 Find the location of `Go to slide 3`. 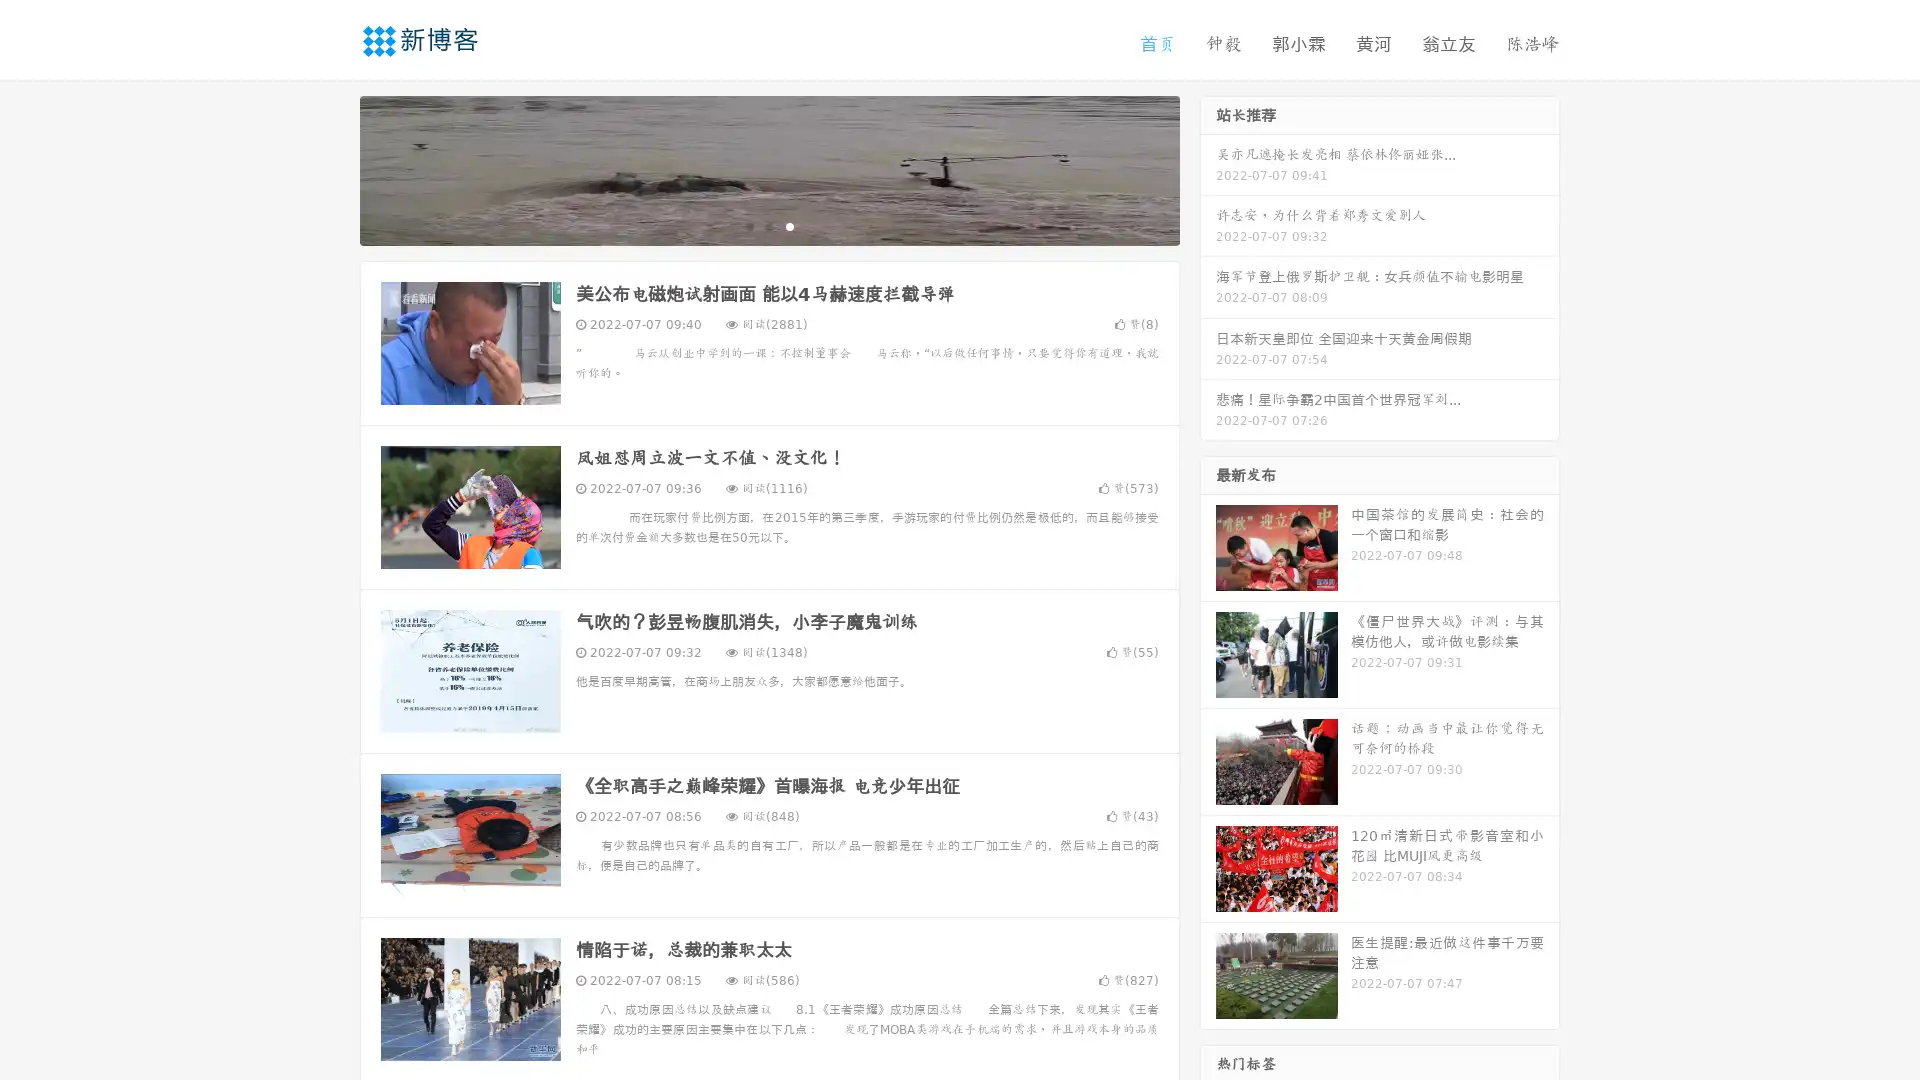

Go to slide 3 is located at coordinates (789, 225).